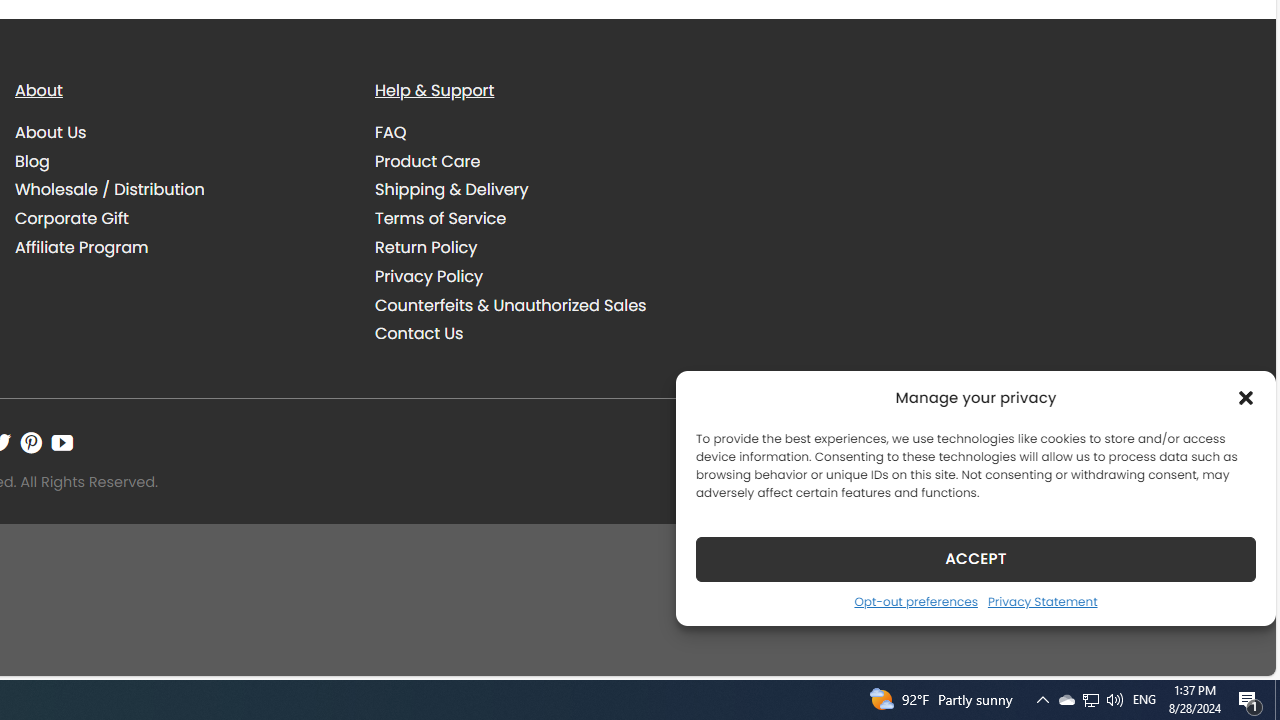 This screenshot has height=720, width=1280. Describe the element at coordinates (1233, 648) in the screenshot. I see `'Go to top'` at that location.